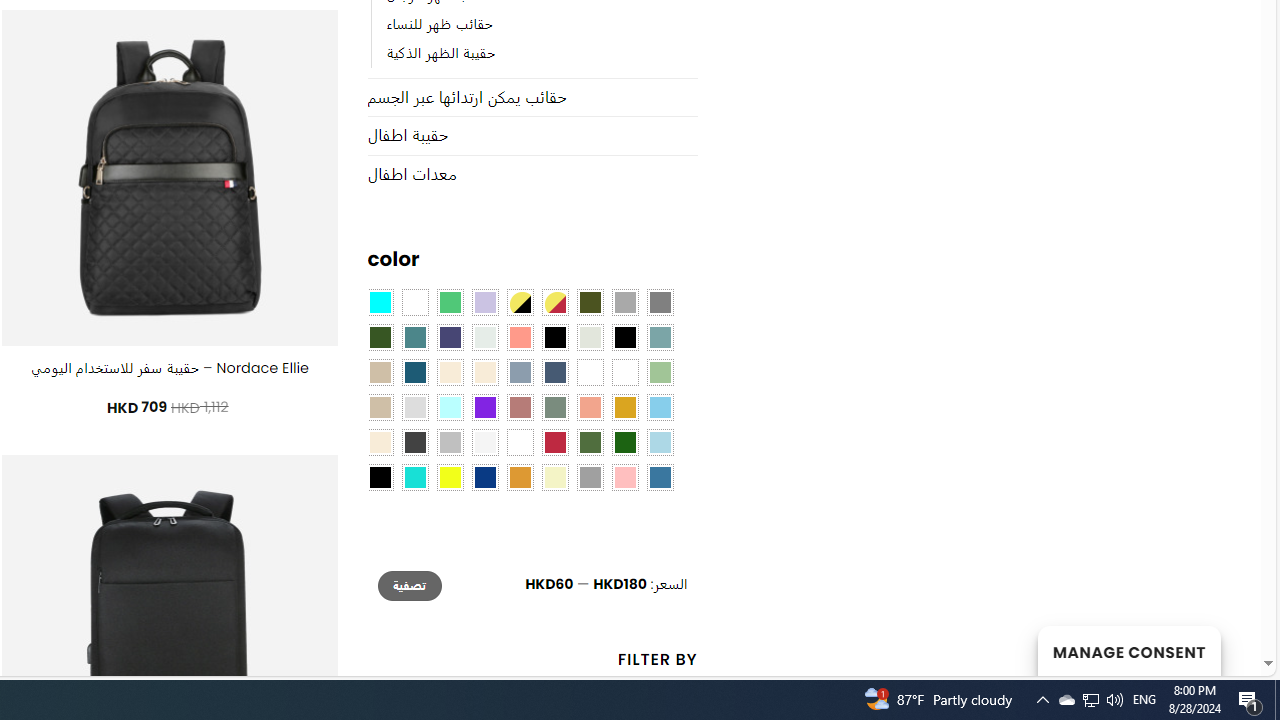  What do you see at coordinates (448, 303) in the screenshot?
I see `'Emerald Green'` at bounding box center [448, 303].